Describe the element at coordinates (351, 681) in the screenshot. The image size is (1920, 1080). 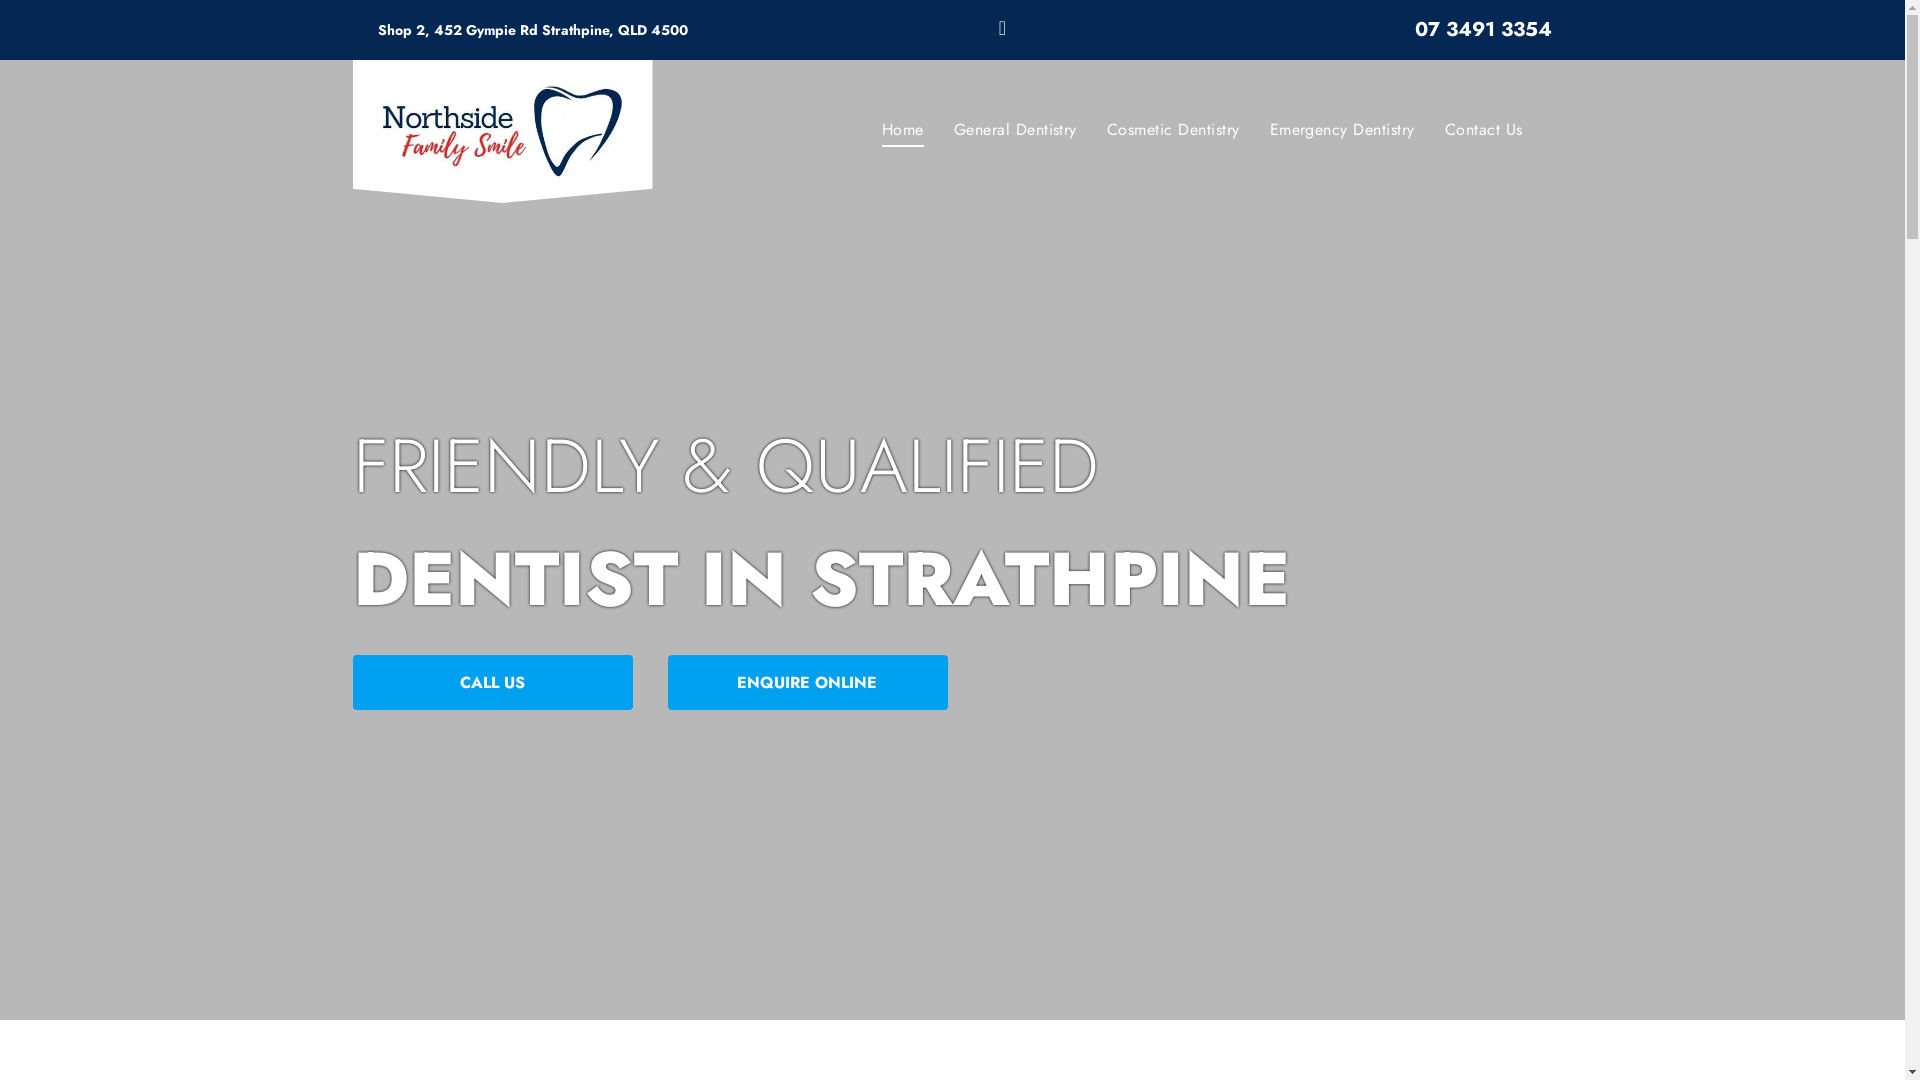
I see `'CALL US'` at that location.